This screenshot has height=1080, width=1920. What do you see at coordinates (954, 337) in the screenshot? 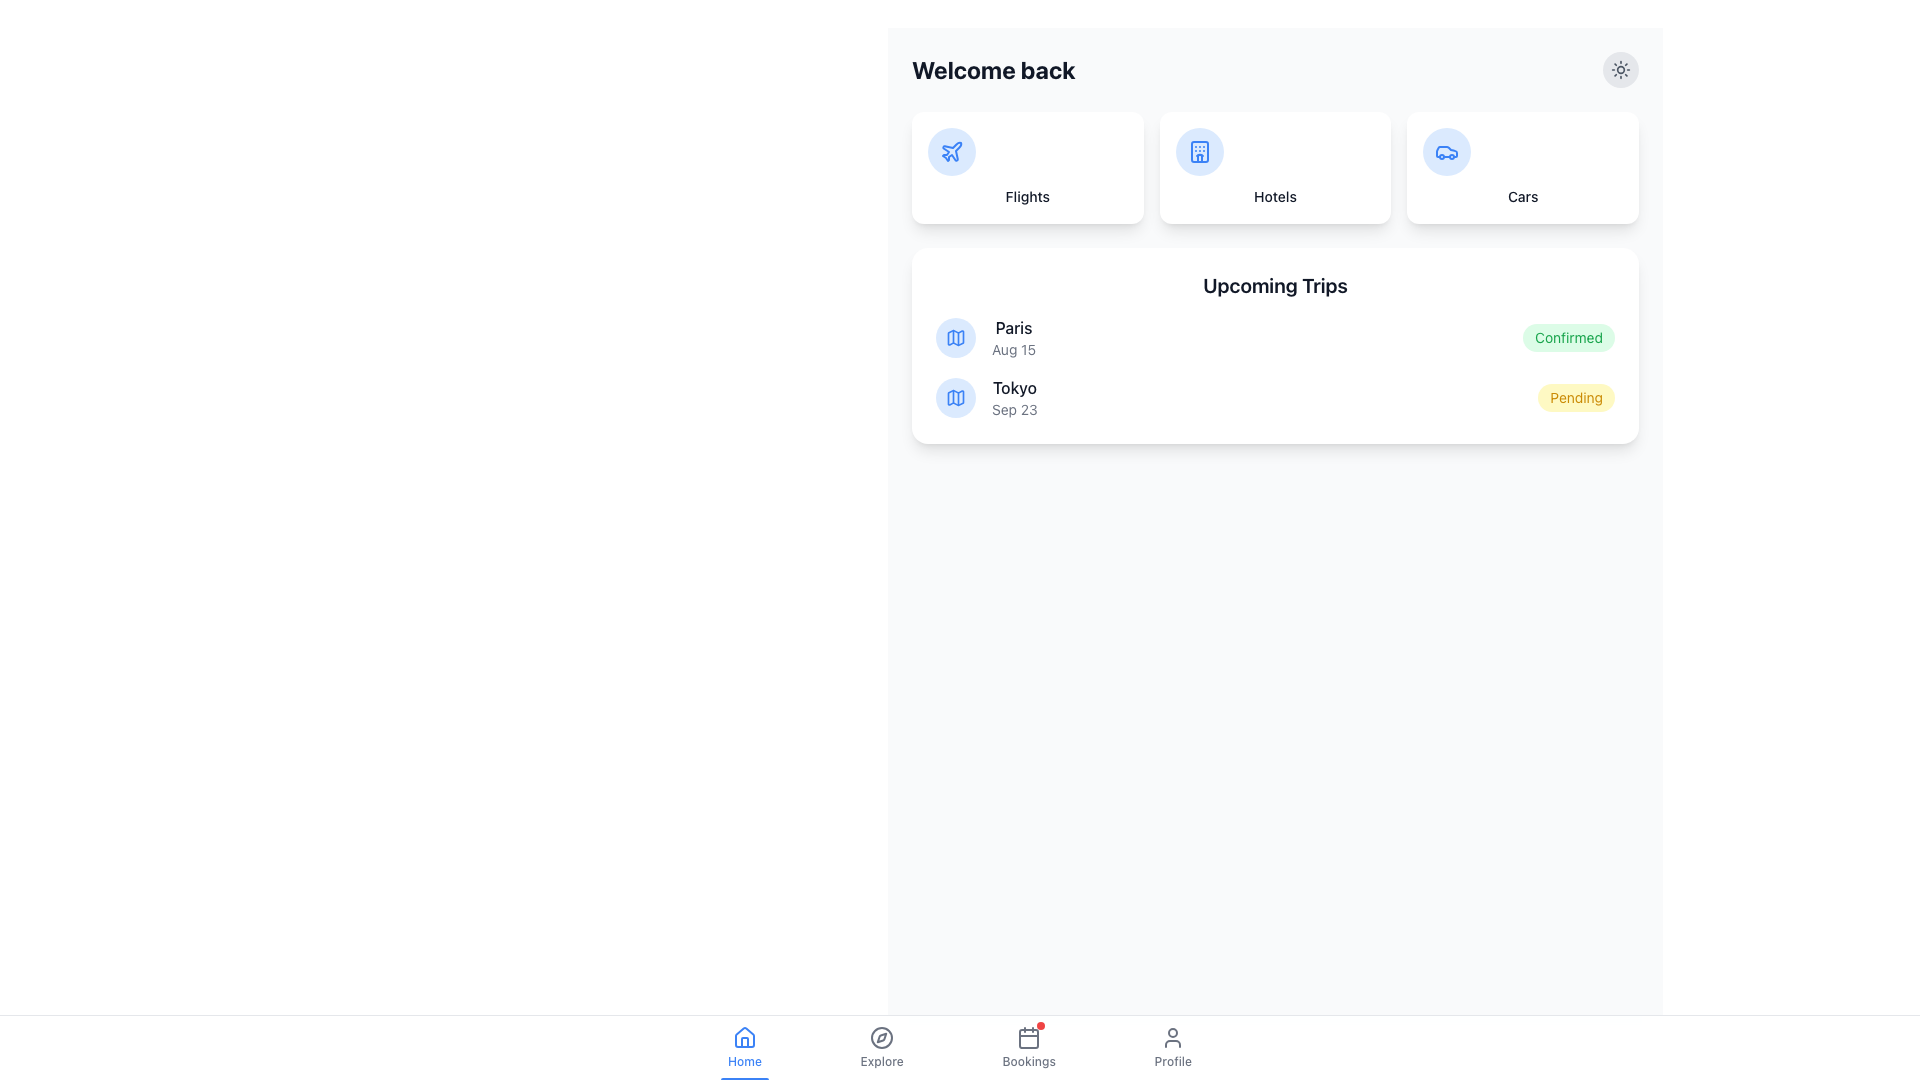
I see `the circular icon with a light blue background and a white map graphic` at bounding box center [954, 337].